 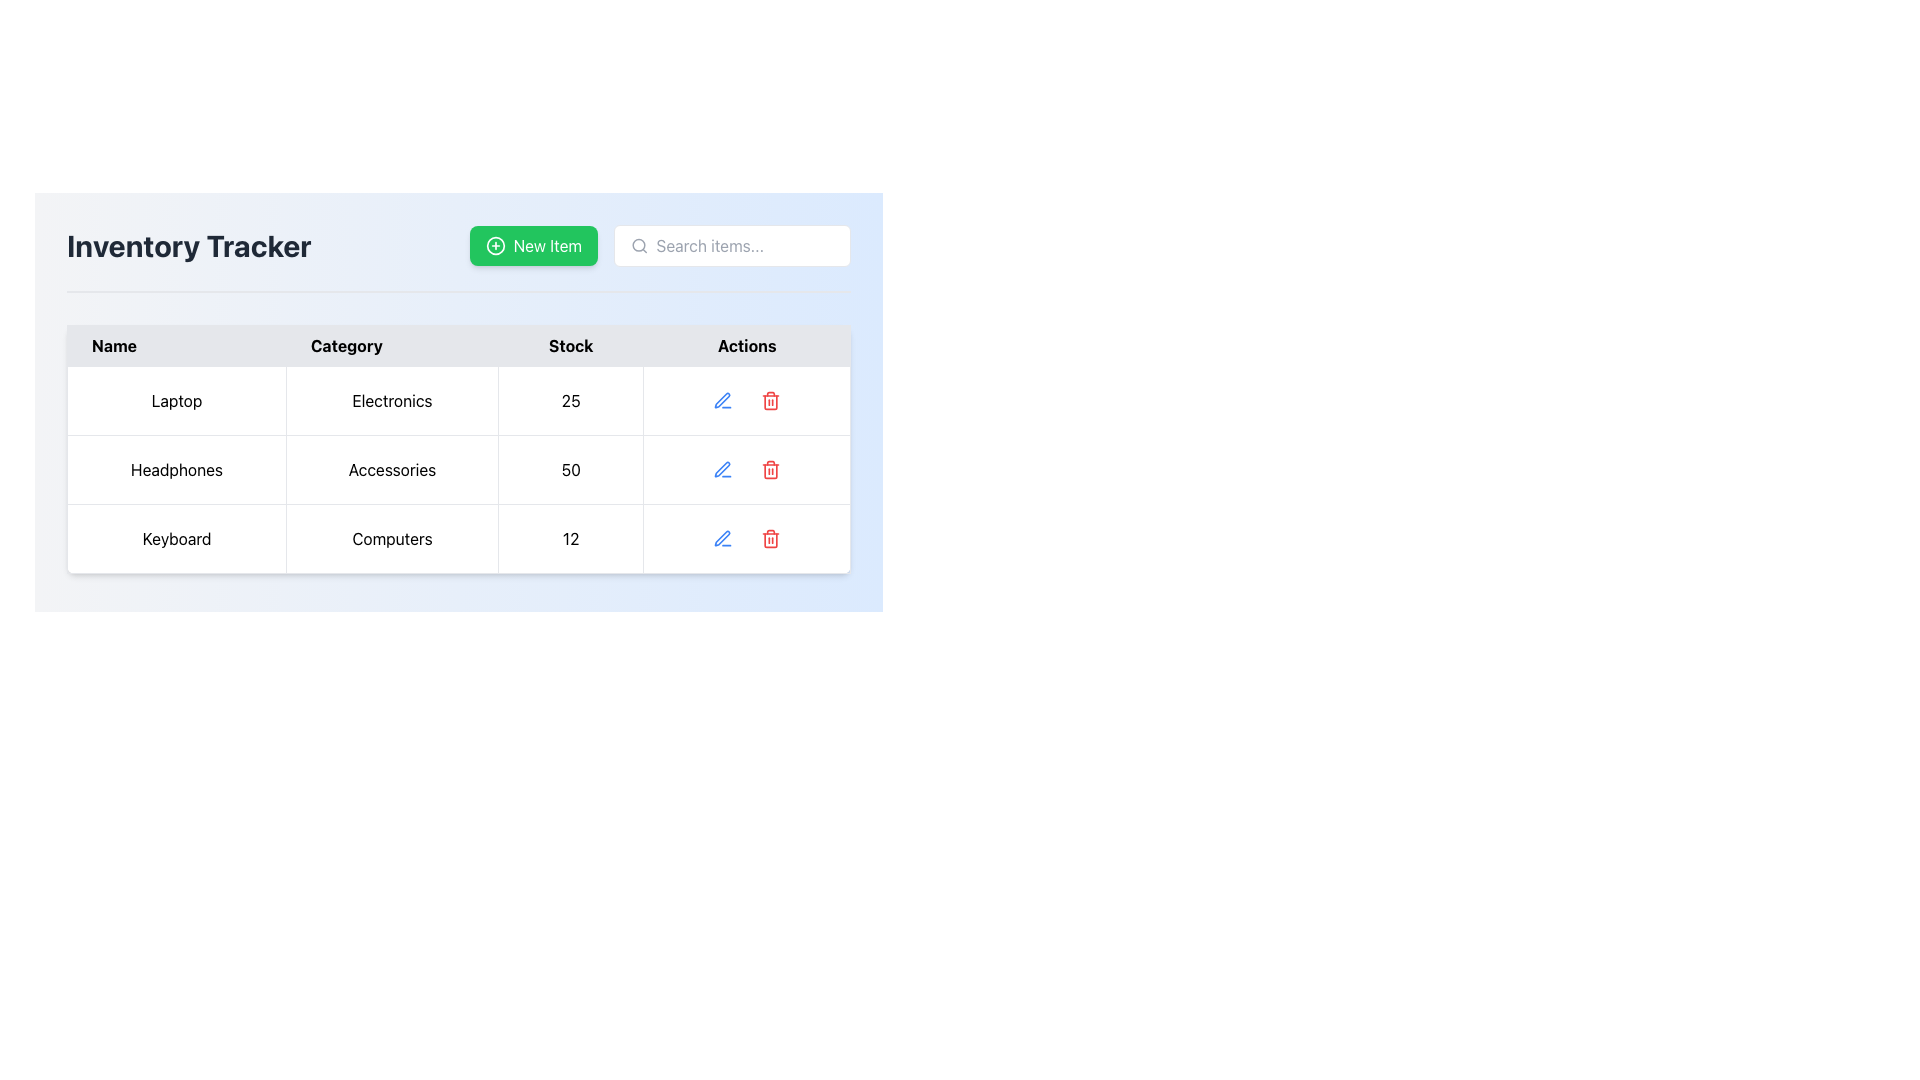 What do you see at coordinates (770, 470) in the screenshot?
I see `the delete icon button located in the 'Actions' column of the second row of the table corresponding to the 'Headphones' item` at bounding box center [770, 470].